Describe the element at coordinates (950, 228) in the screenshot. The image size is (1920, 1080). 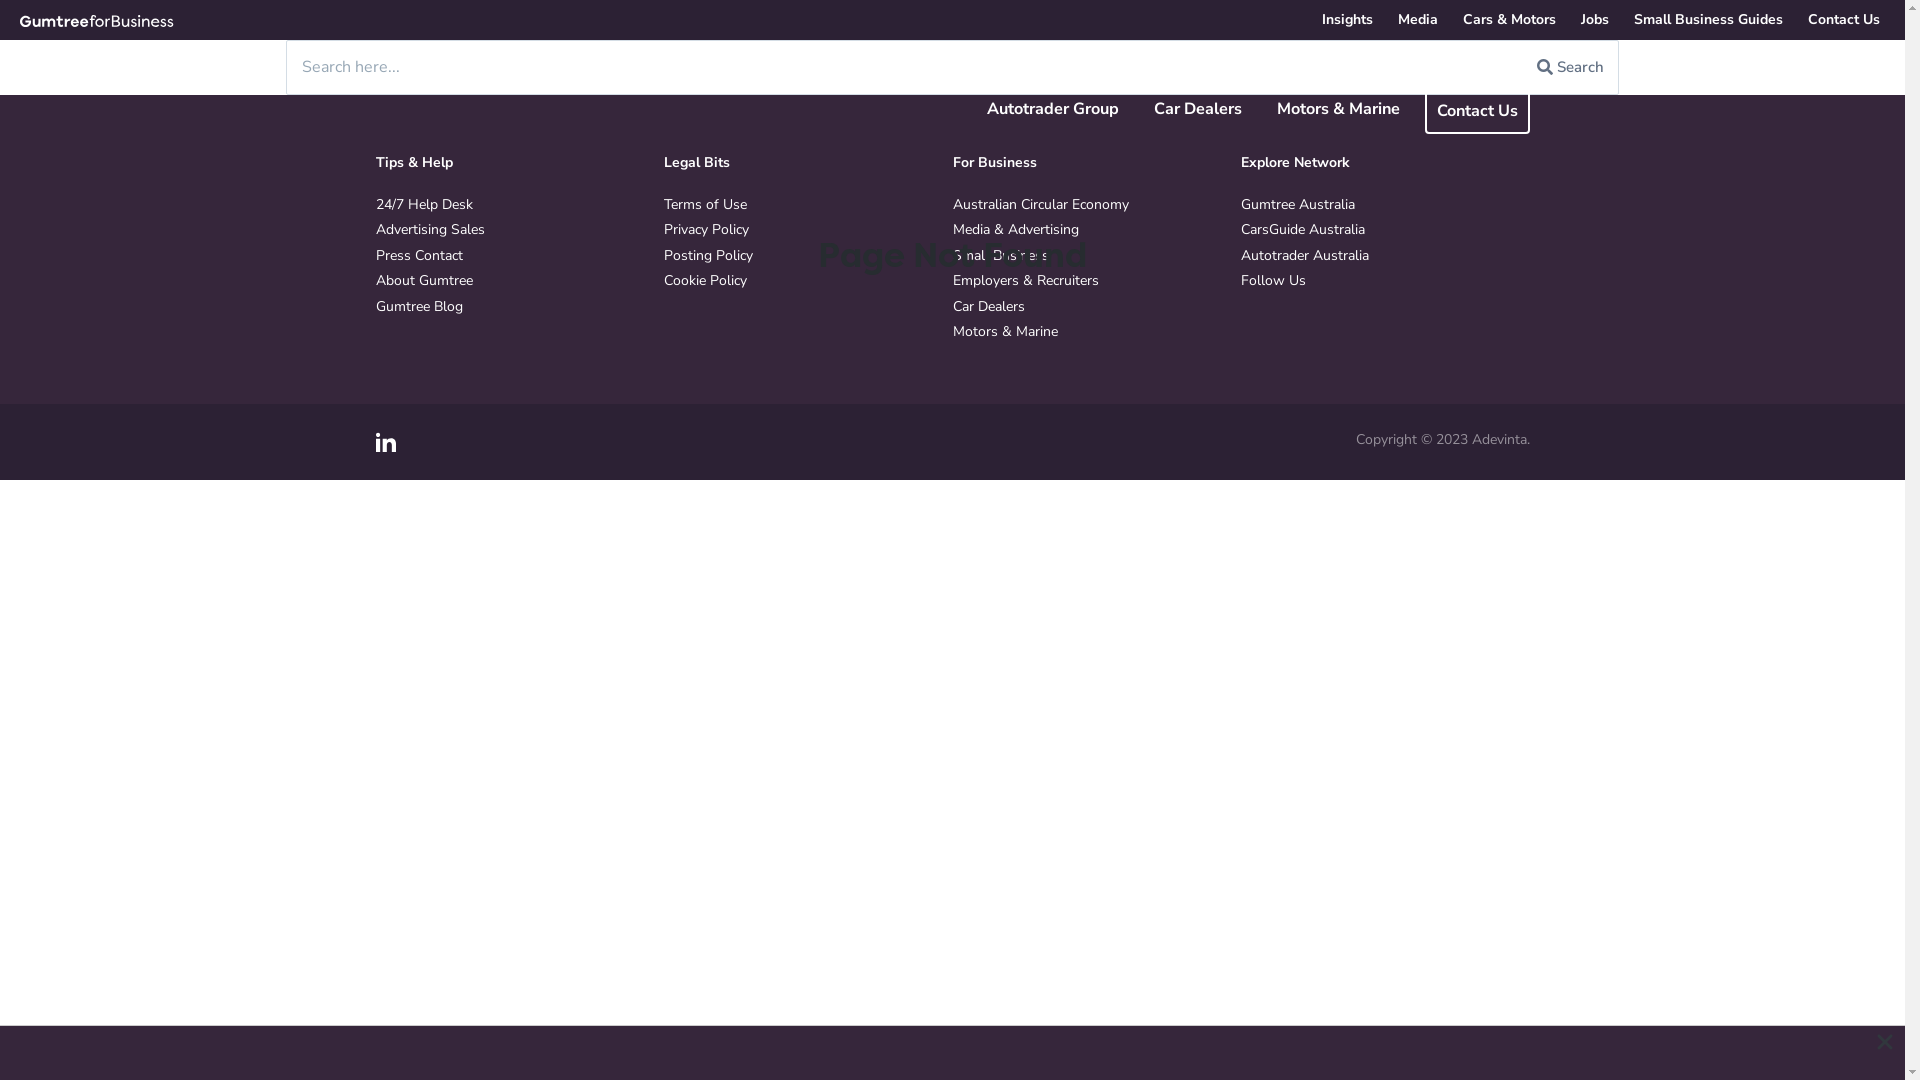
I see `'Media & Advertising'` at that location.